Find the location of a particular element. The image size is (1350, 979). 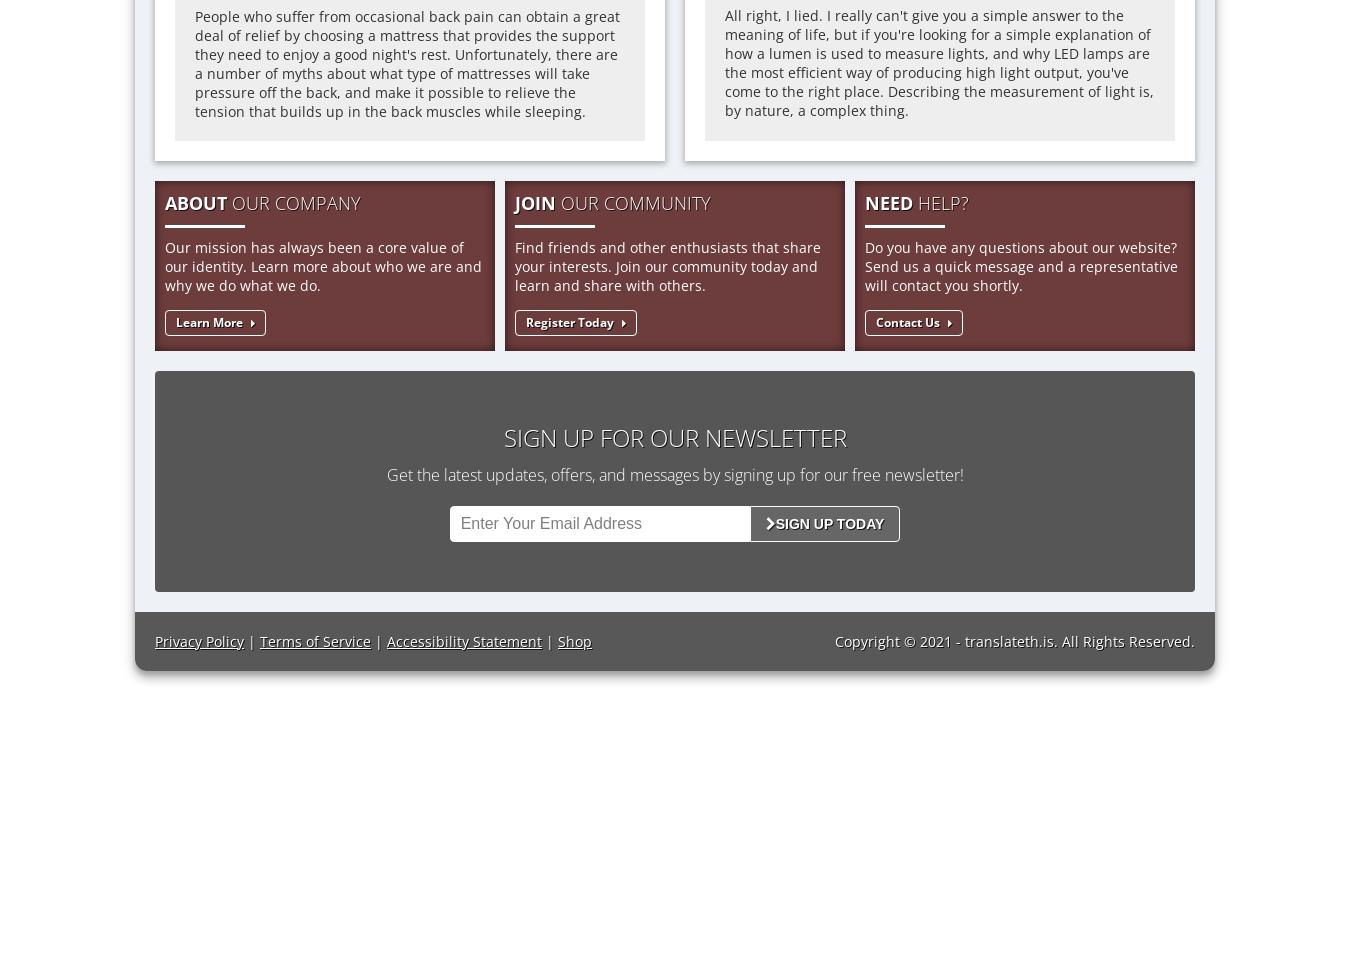

'JOIN' is located at coordinates (534, 203).